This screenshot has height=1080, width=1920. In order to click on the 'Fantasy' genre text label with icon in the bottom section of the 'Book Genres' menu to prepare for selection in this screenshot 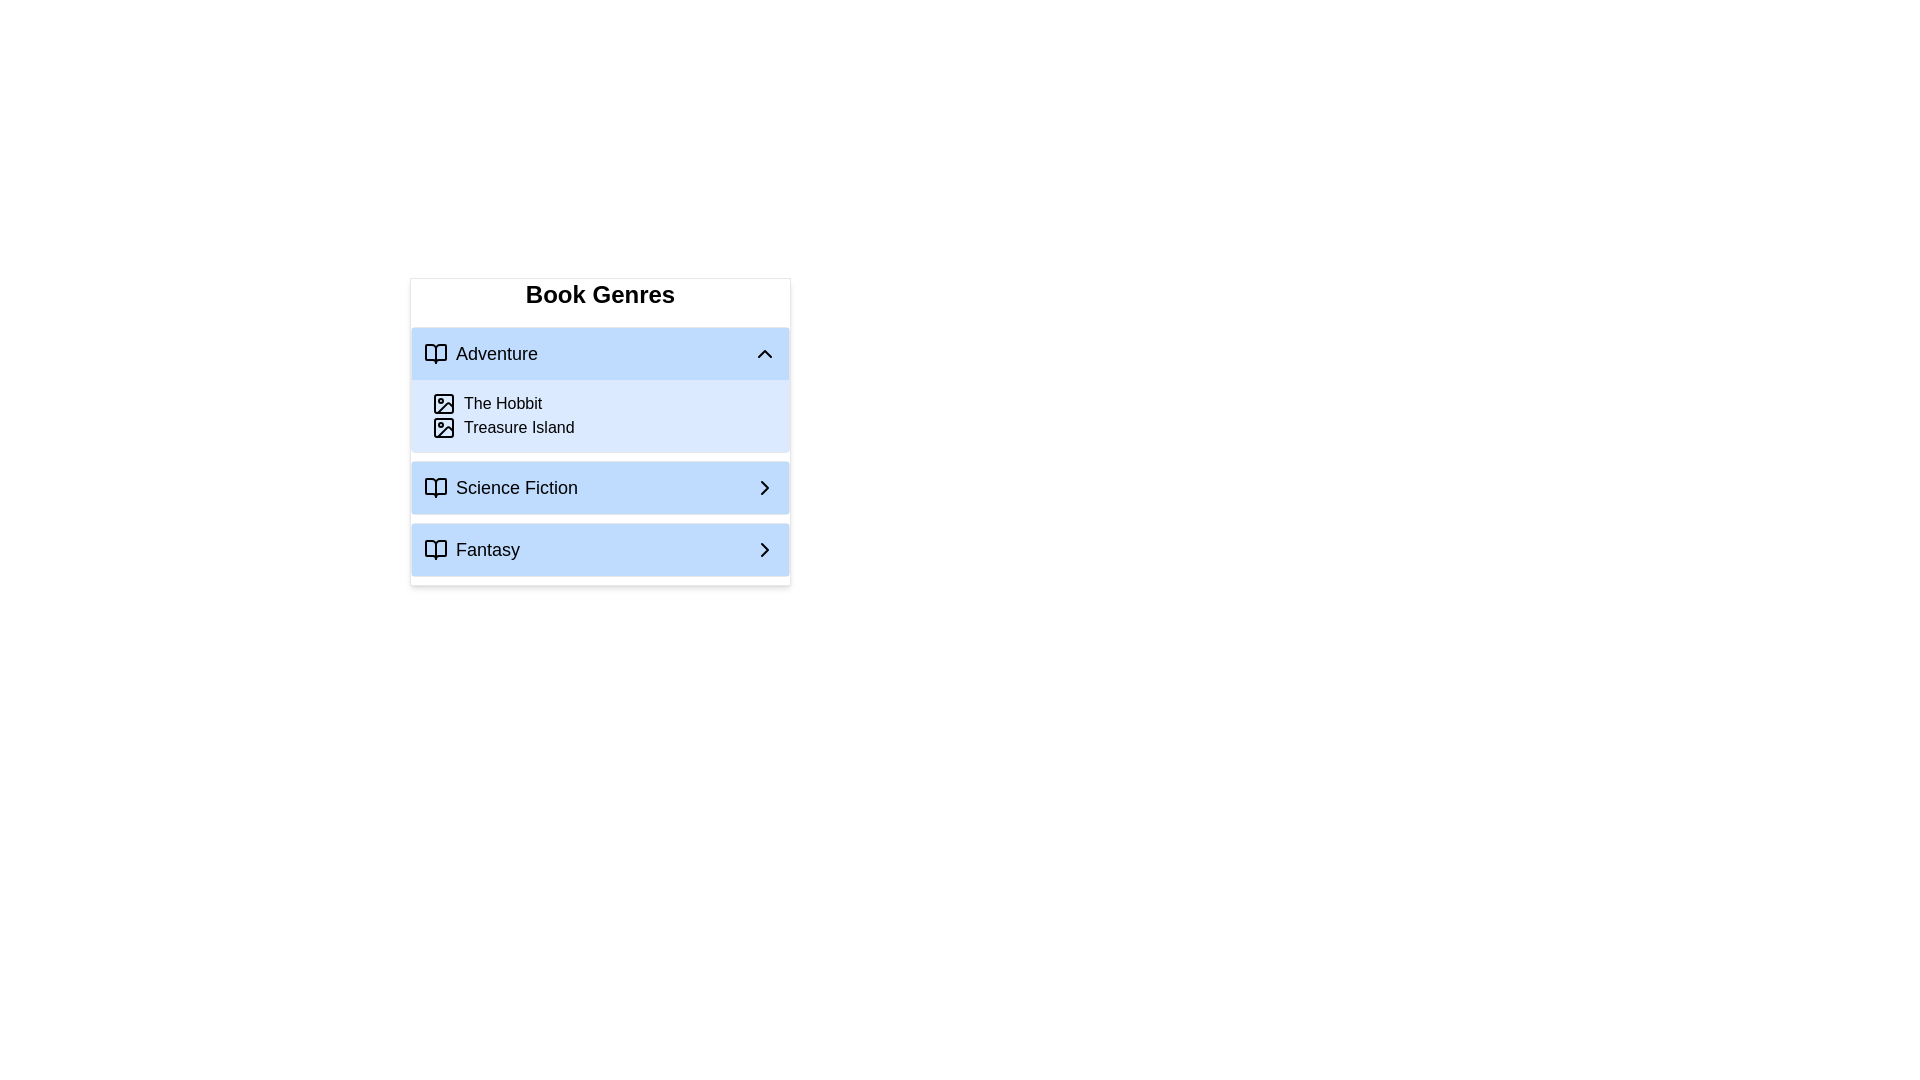, I will do `click(470, 550)`.